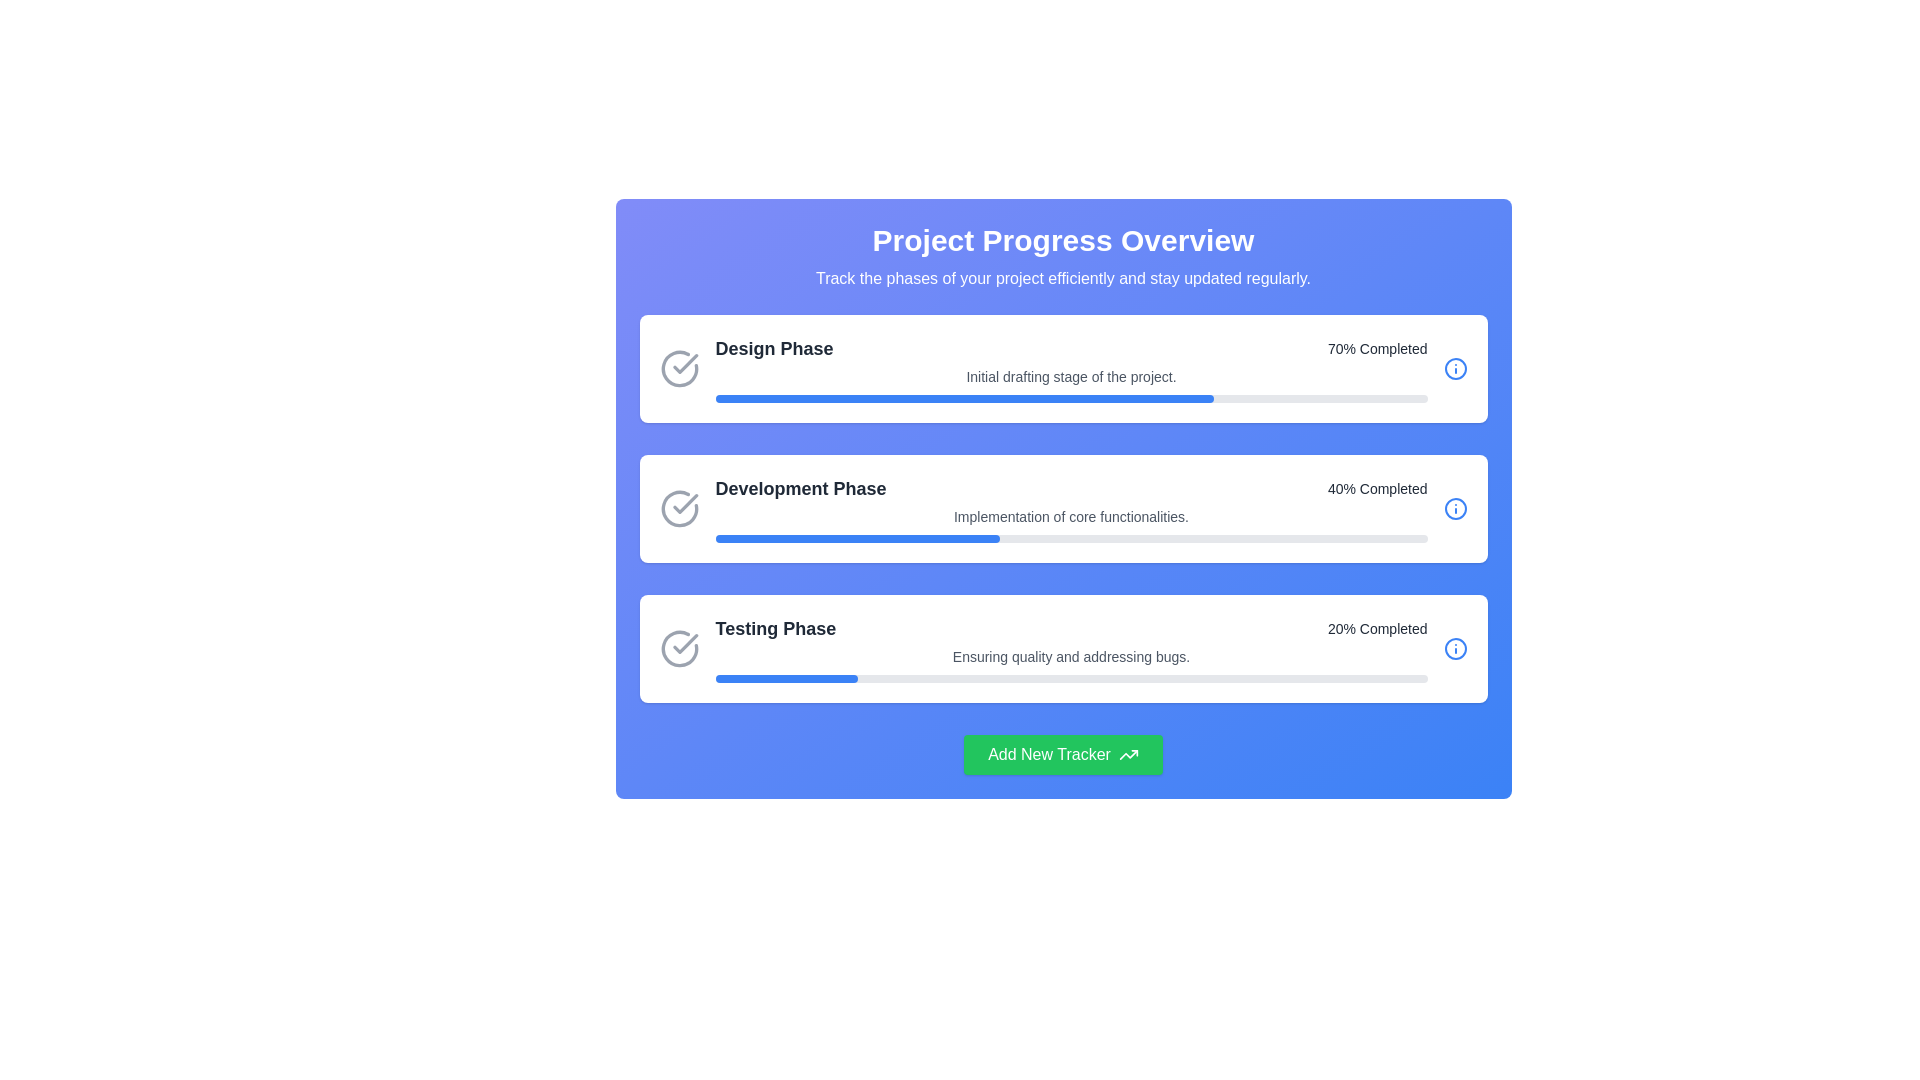 The width and height of the screenshot is (1920, 1080). What do you see at coordinates (1455, 369) in the screenshot?
I see `the Circle graphic element located in the 'Design Phase' box, adjacent to the '70% Completed' text` at bounding box center [1455, 369].